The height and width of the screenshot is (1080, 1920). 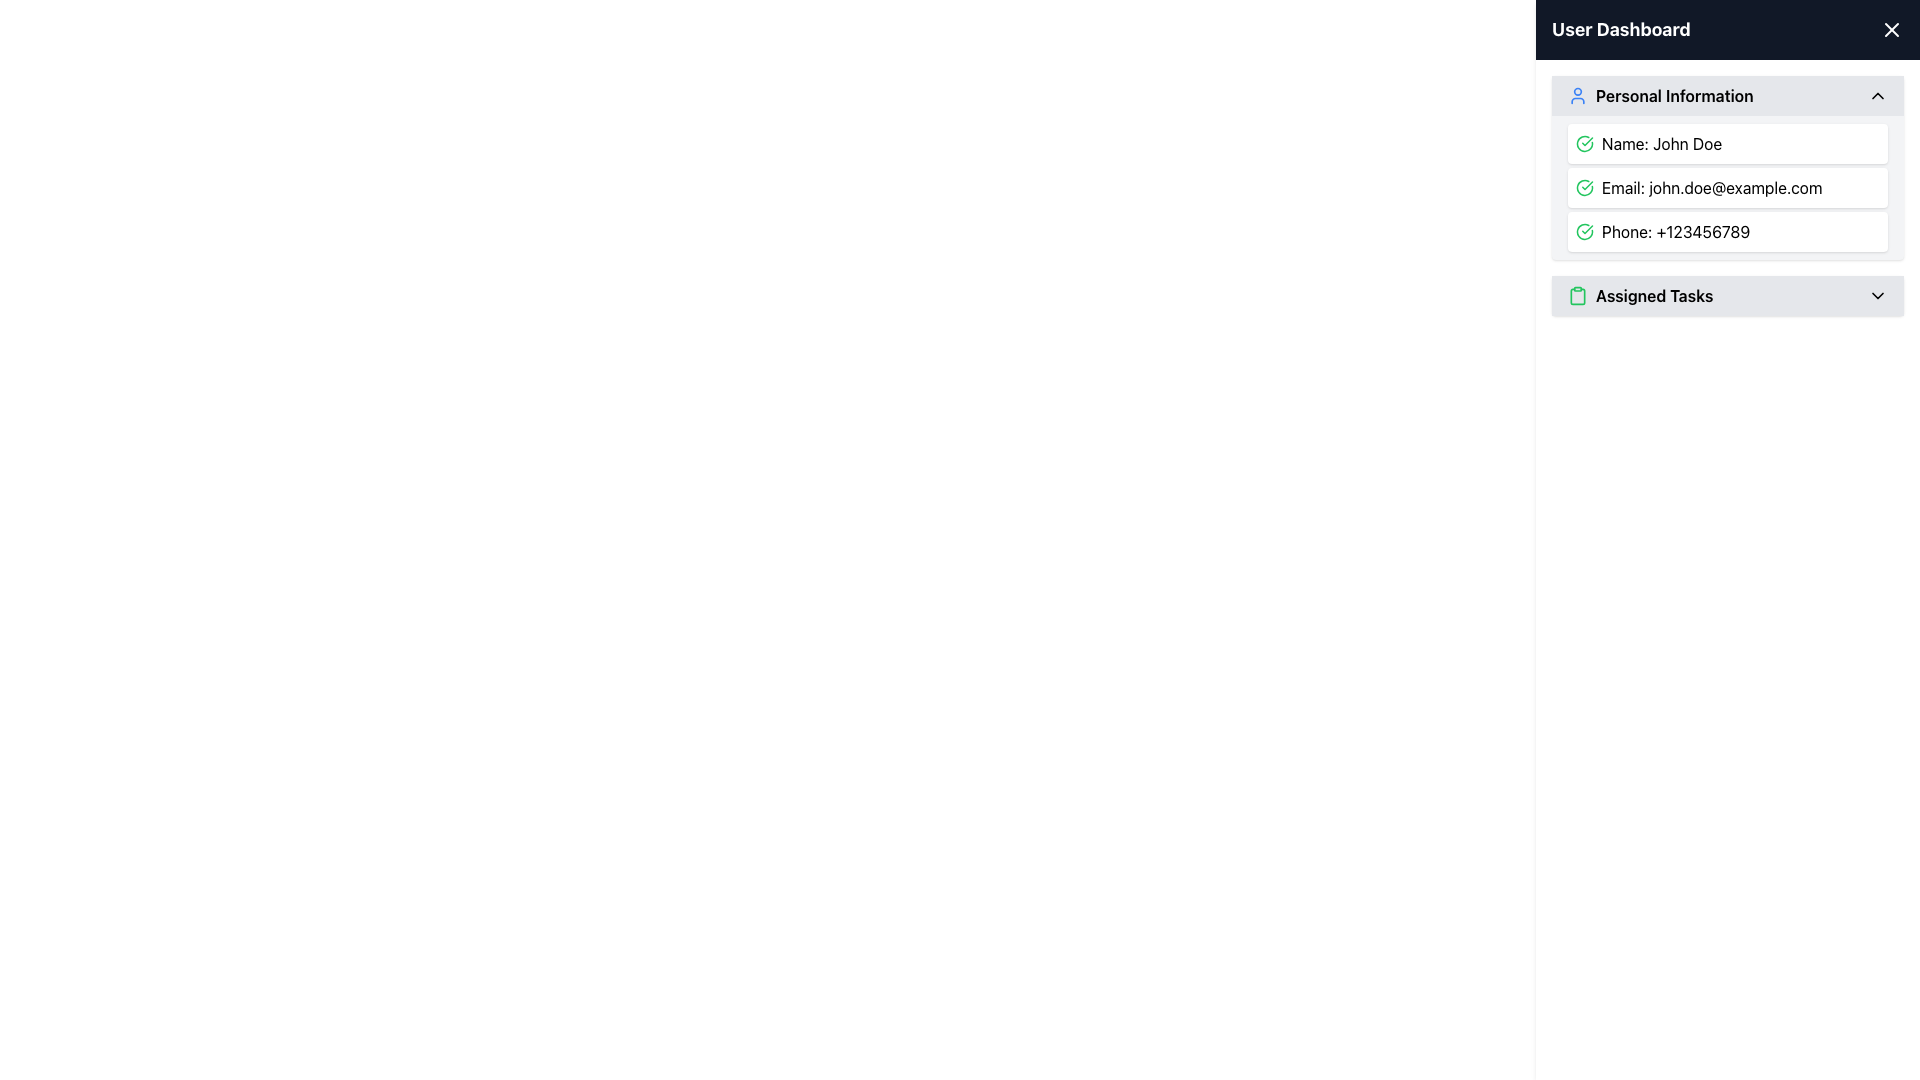 I want to click on the 'Assigned Tasks' text label, which signifies a category header for tasks in the dashboard panel, so click(x=1654, y=296).